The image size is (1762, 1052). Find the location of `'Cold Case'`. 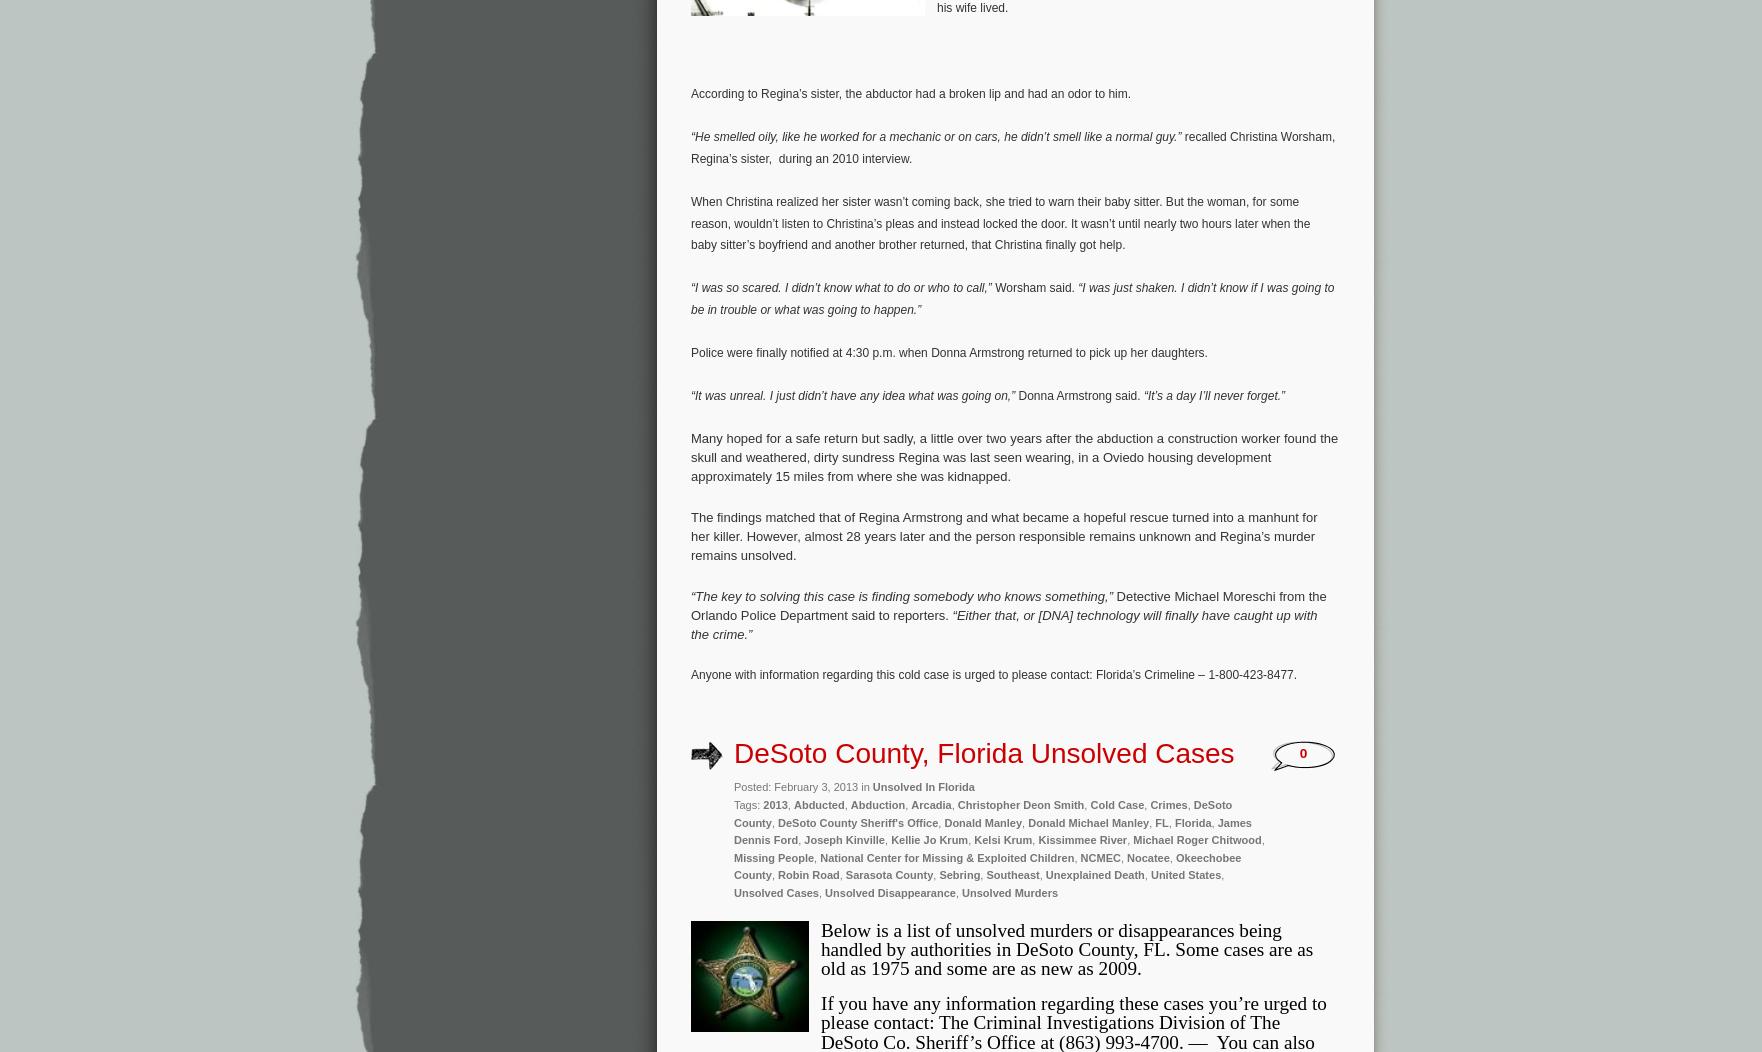

'Cold Case' is located at coordinates (1089, 804).